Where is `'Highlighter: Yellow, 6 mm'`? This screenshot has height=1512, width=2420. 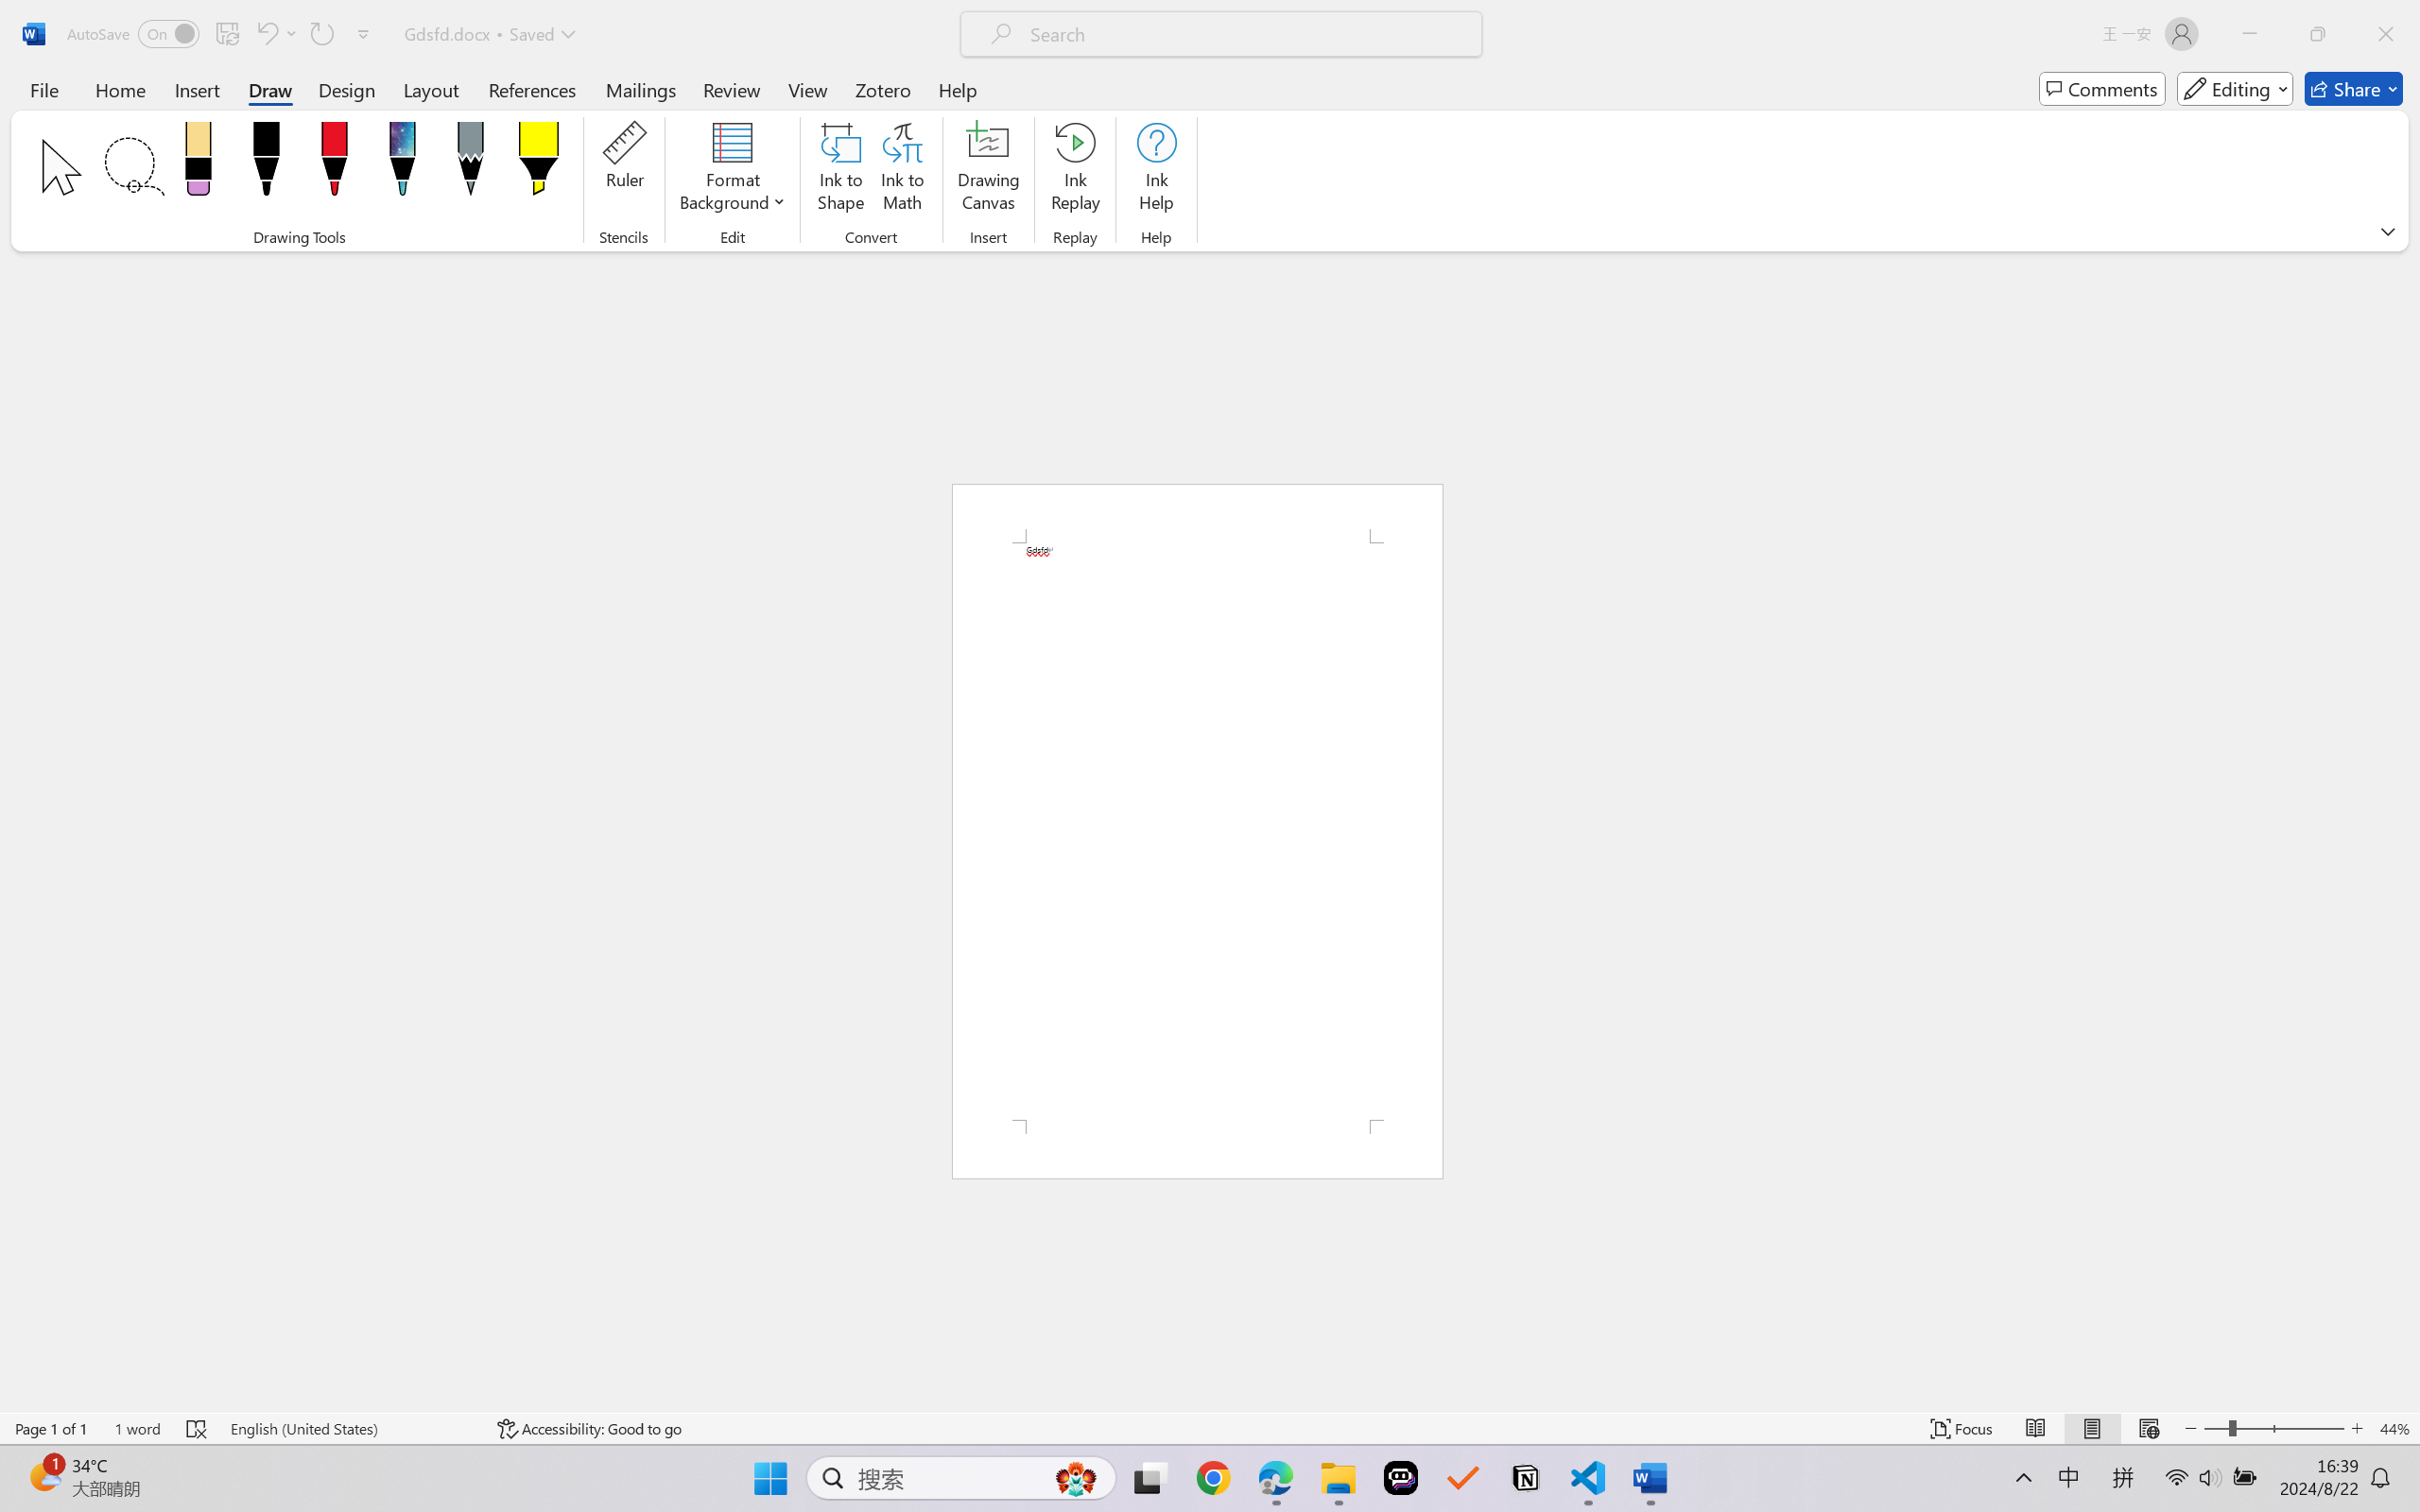 'Highlighter: Yellow, 6 mm' is located at coordinates (539, 163).